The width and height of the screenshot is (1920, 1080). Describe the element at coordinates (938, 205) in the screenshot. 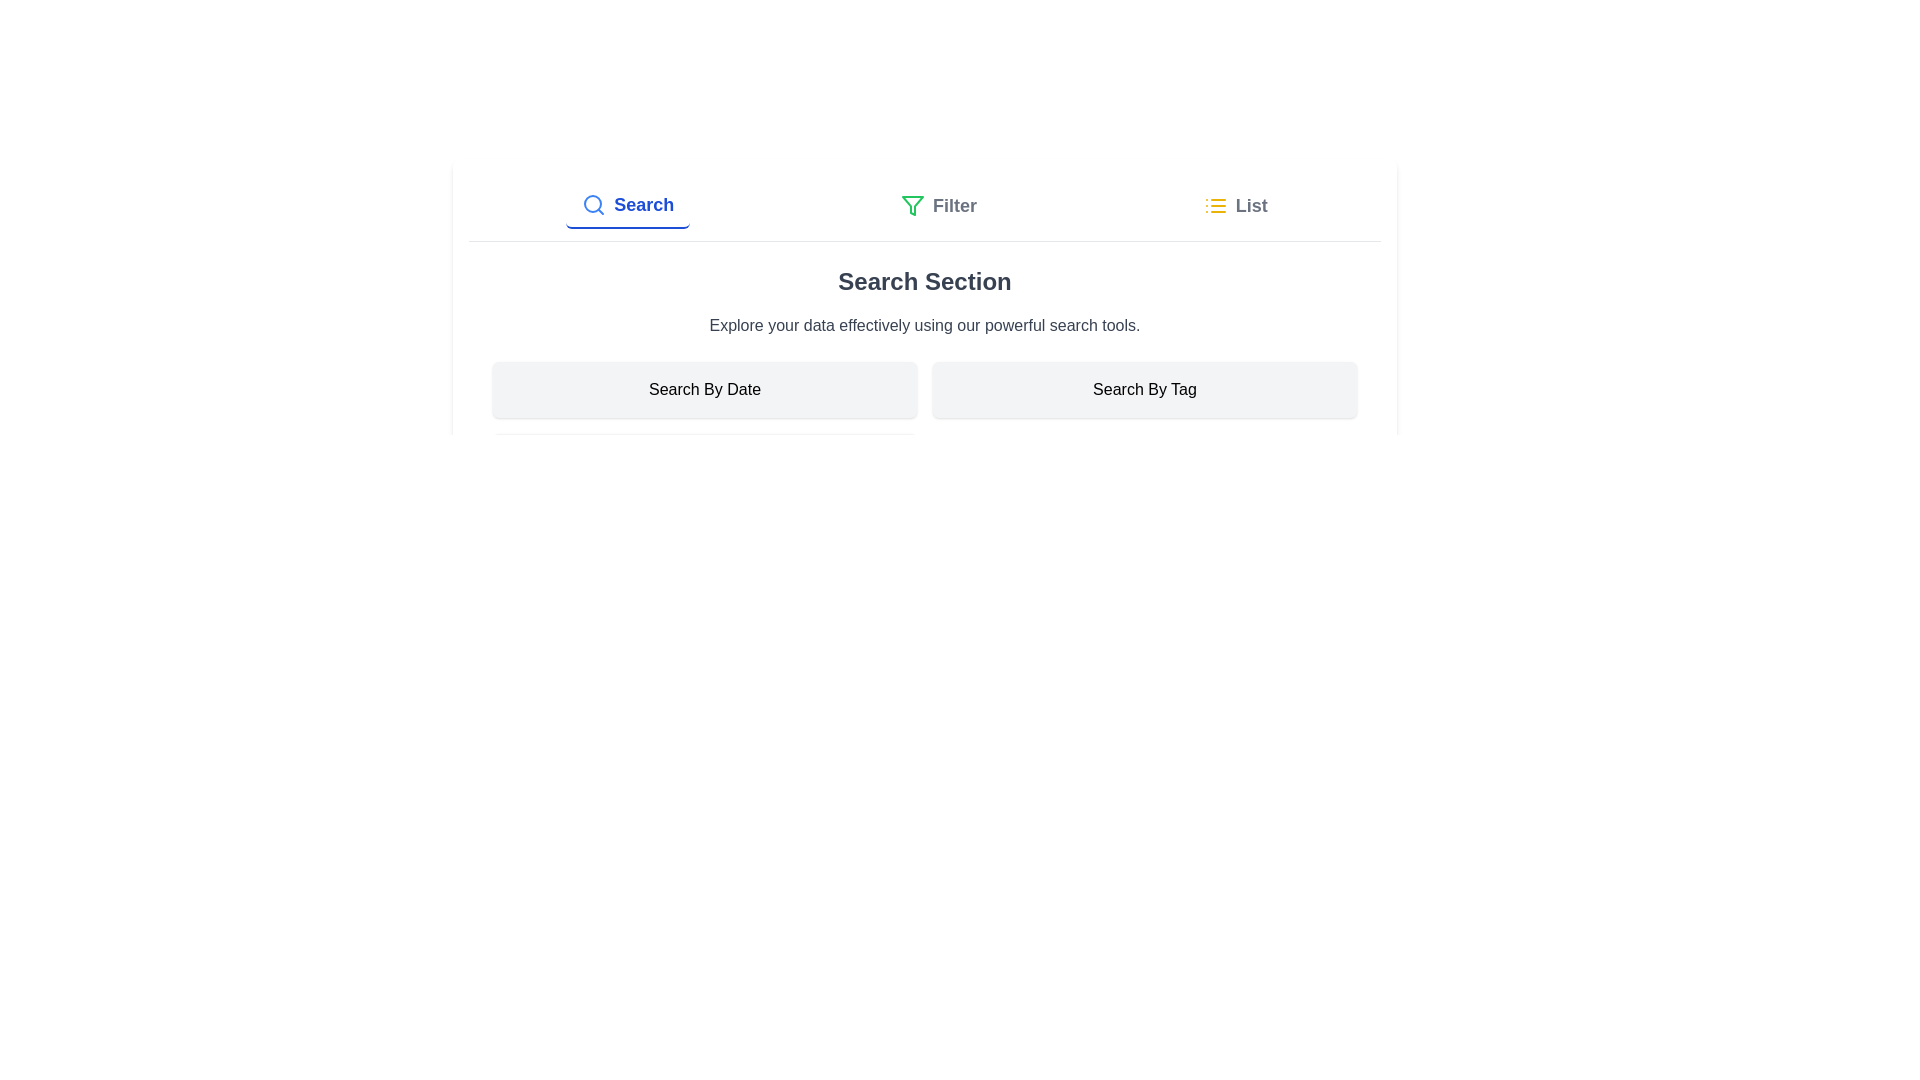

I see `the tab labeled Filter to view its content` at that location.